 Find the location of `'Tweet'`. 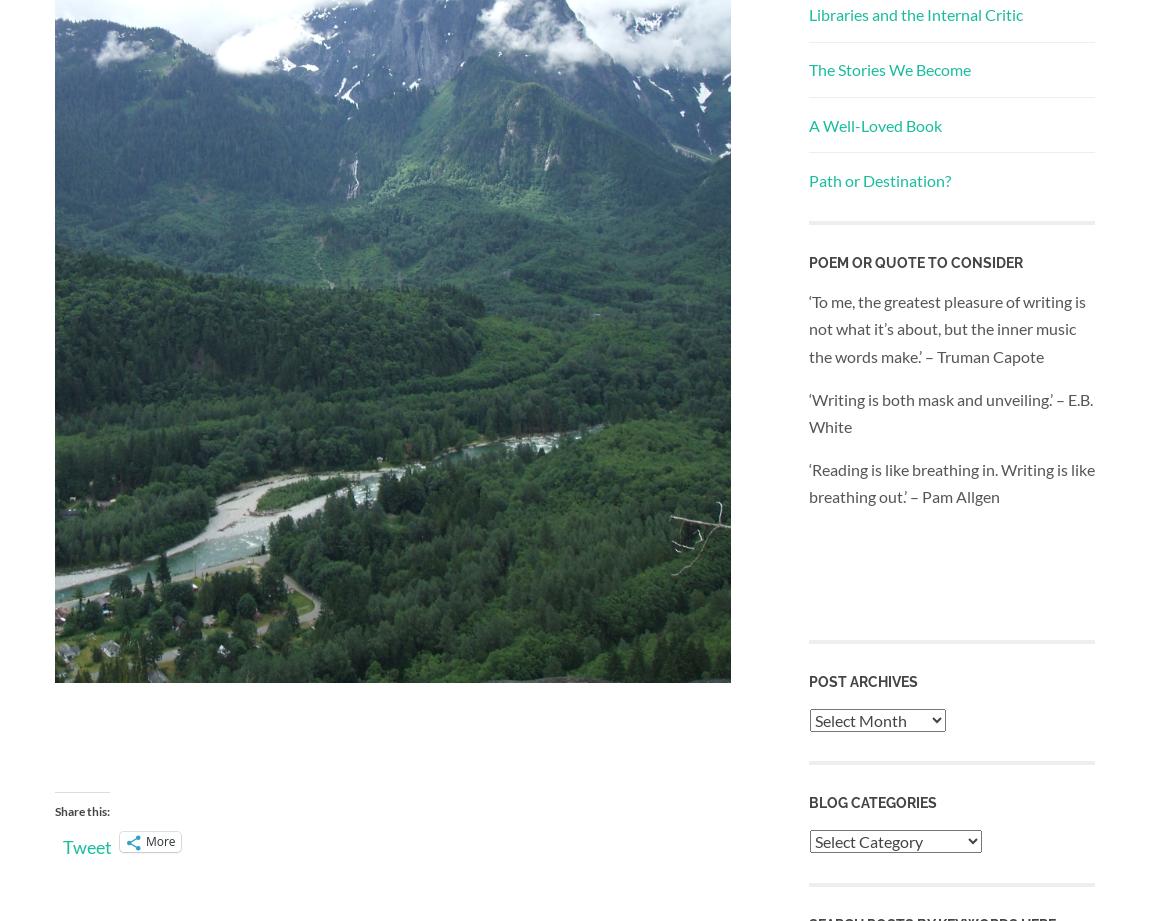

'Tweet' is located at coordinates (86, 845).